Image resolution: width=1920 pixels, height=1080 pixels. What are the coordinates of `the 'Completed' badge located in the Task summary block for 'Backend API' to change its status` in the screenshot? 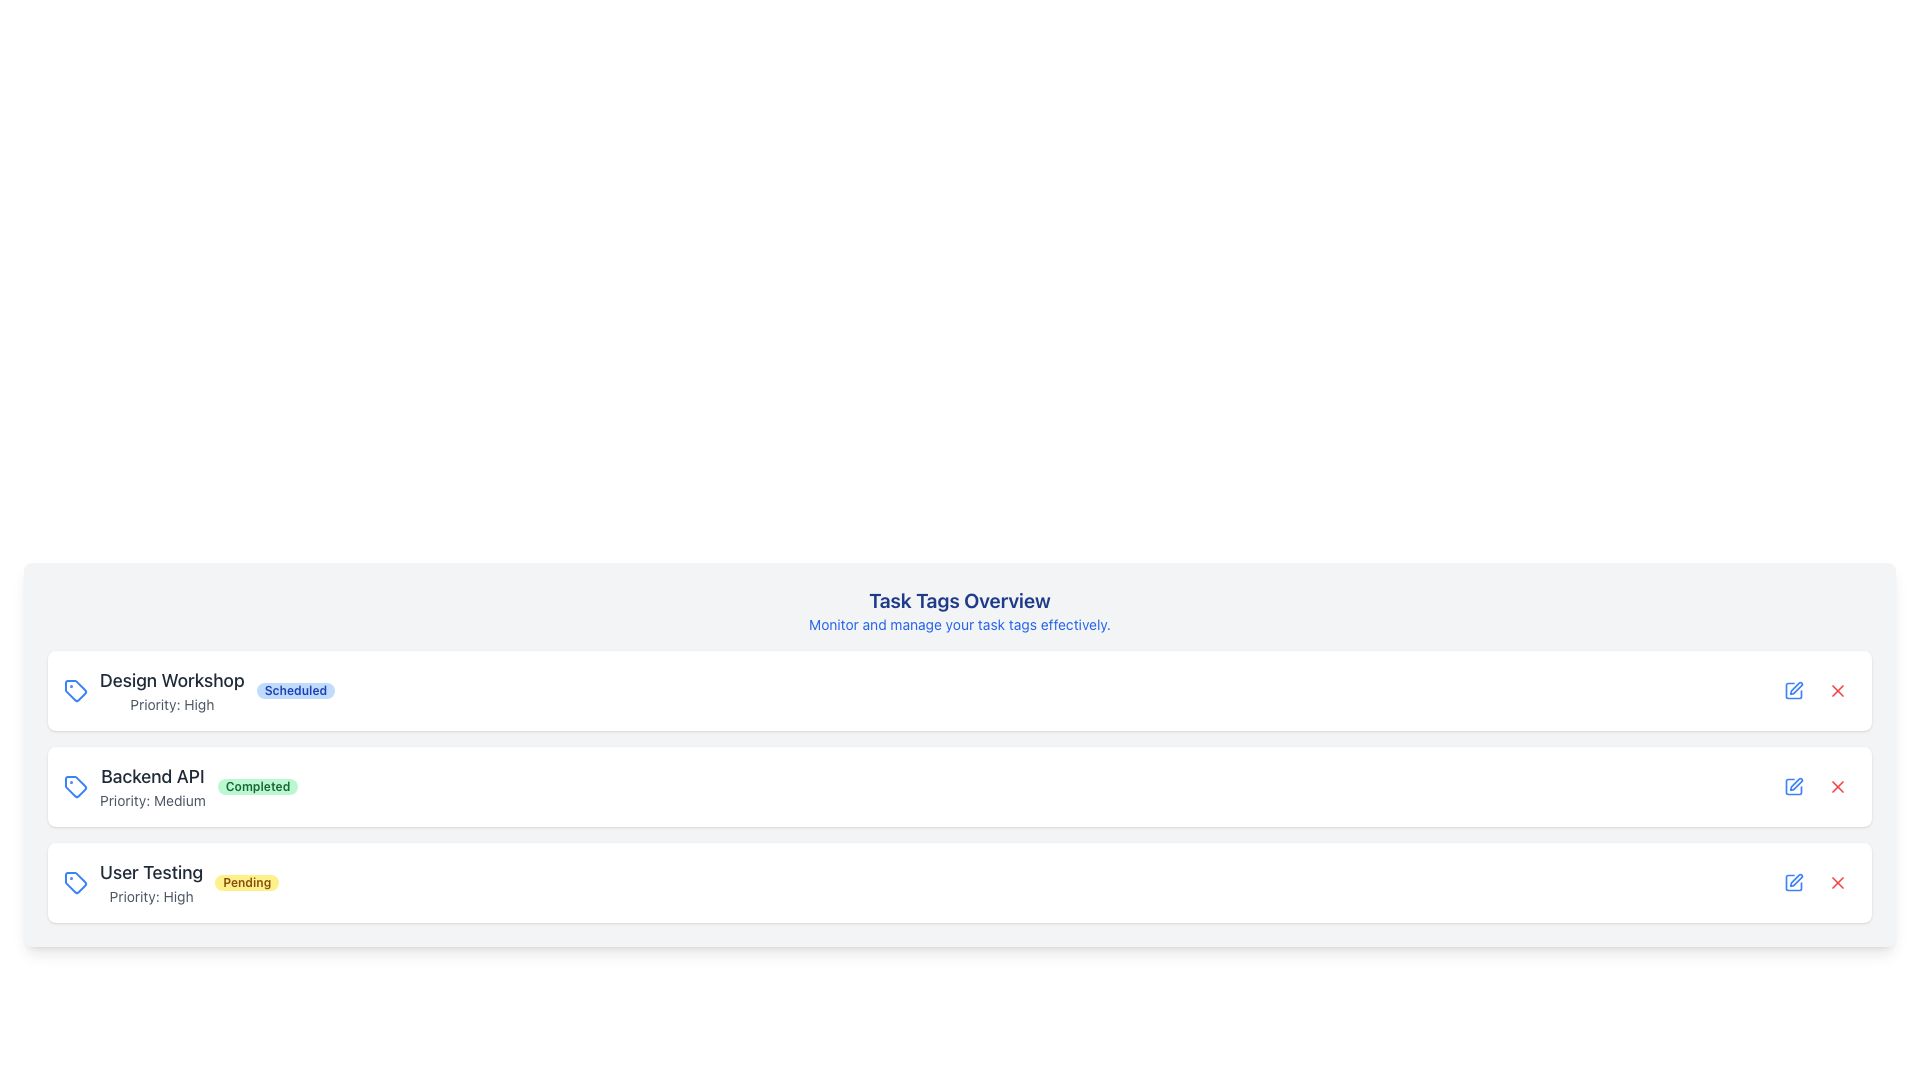 It's located at (181, 785).